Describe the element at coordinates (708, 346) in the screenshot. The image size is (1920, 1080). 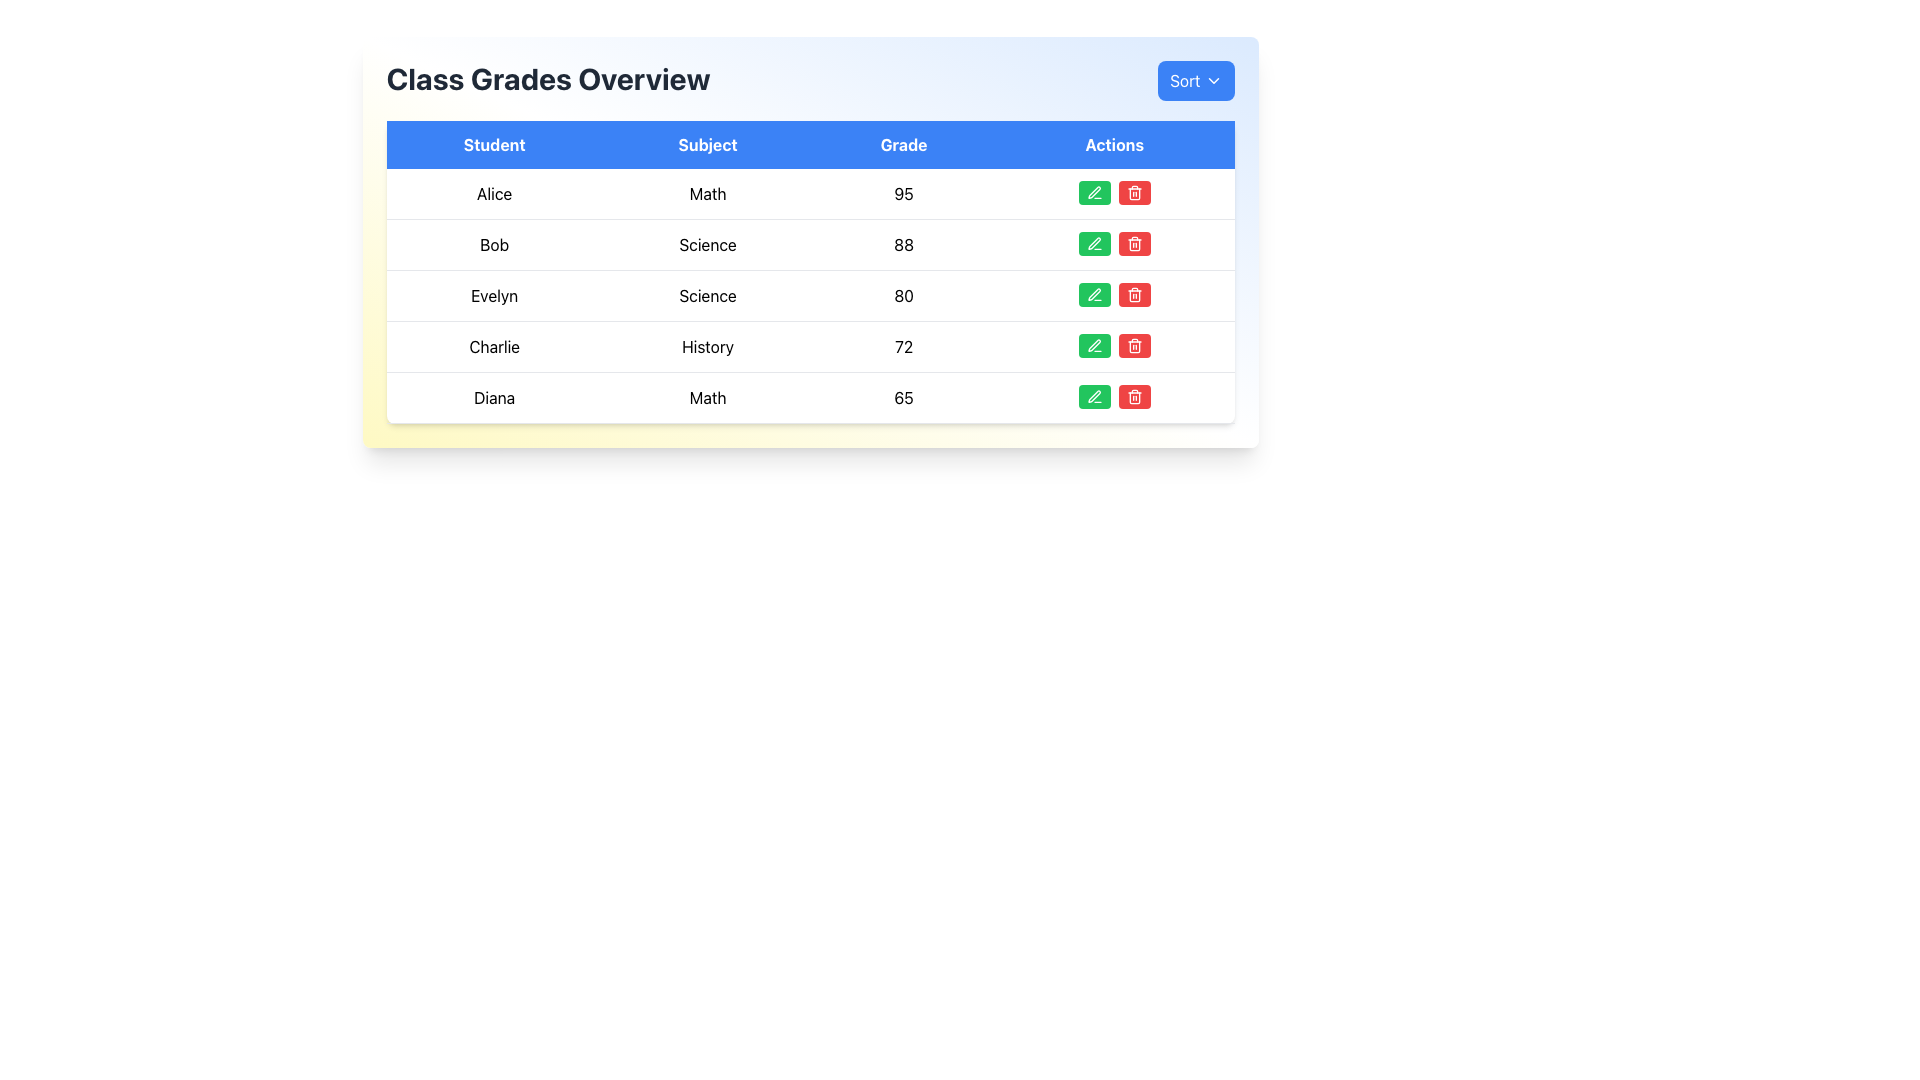
I see `the static text field displaying 'History' in the fourth row of the table, which categorizes information related to the student 'Charlie'` at that location.